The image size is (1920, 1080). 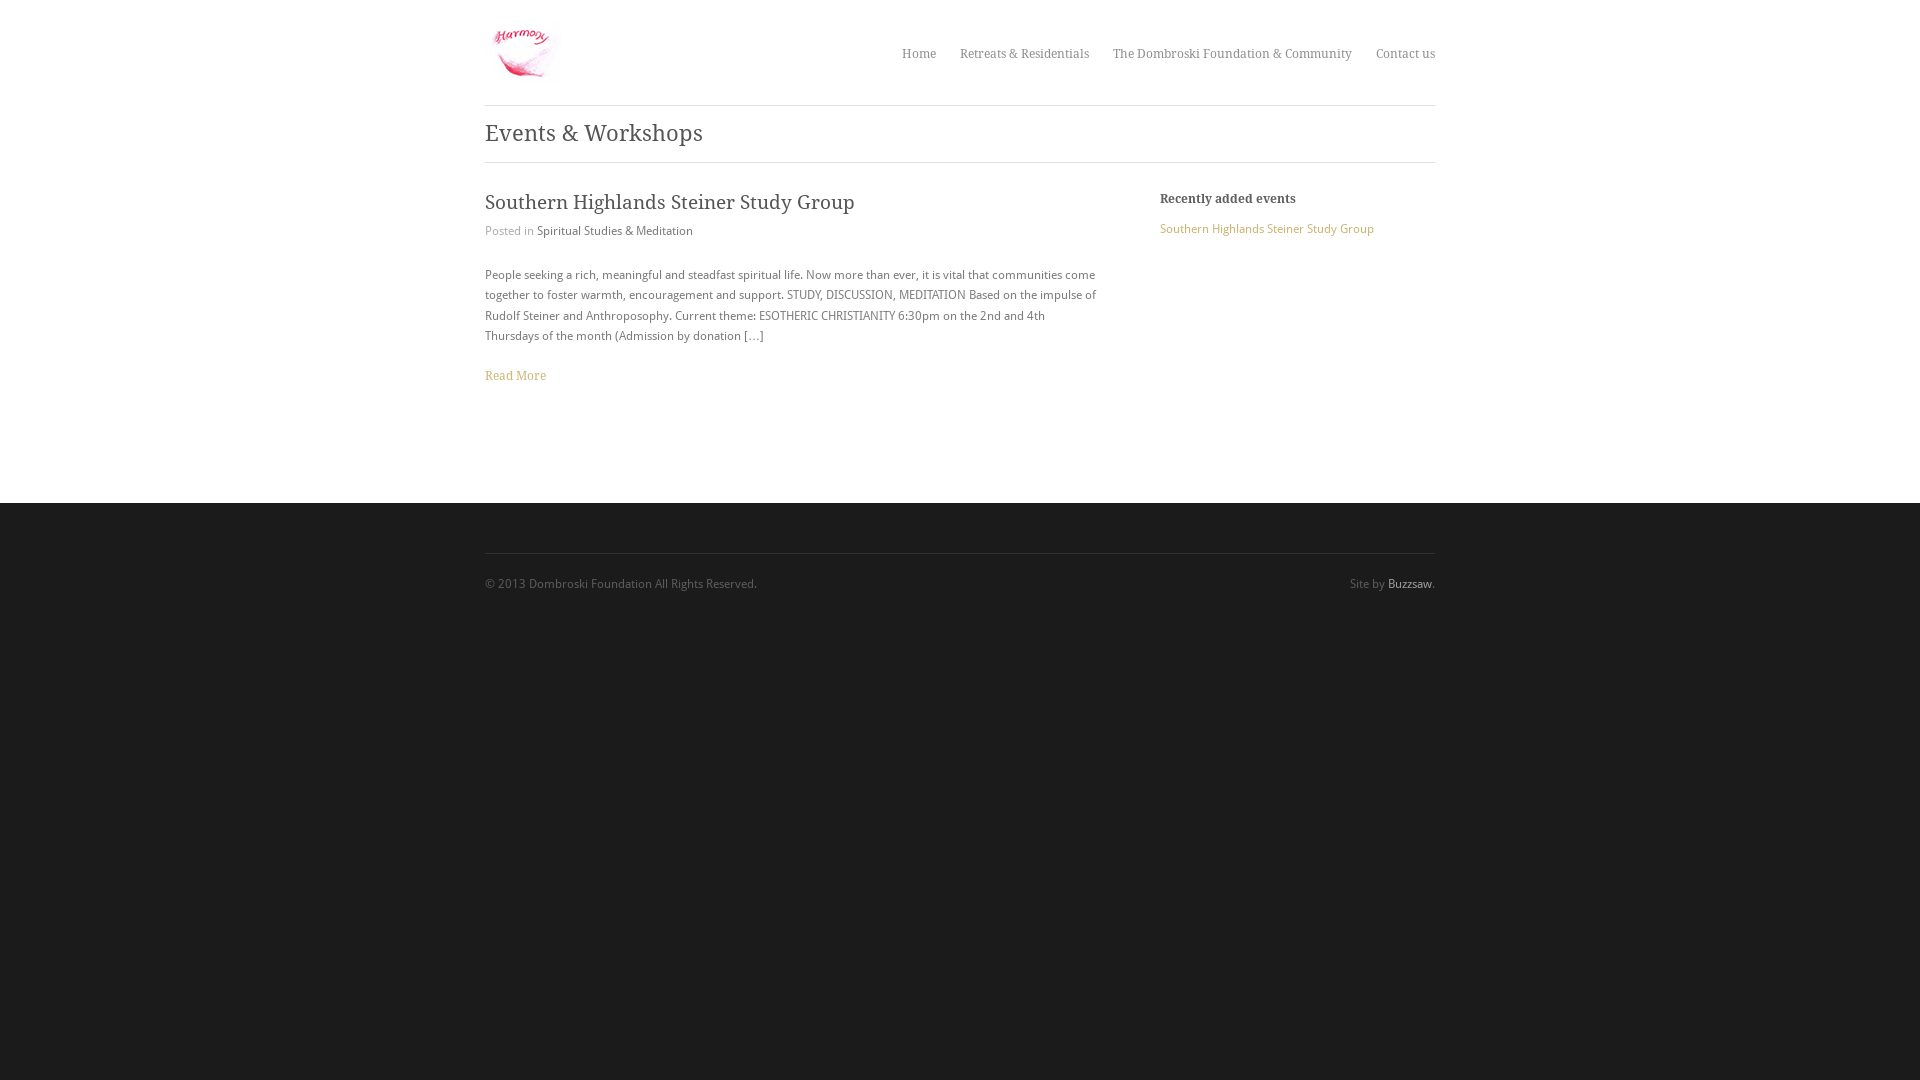 I want to click on 'Southern Highlands Steiner Study Group', so click(x=1160, y=227).